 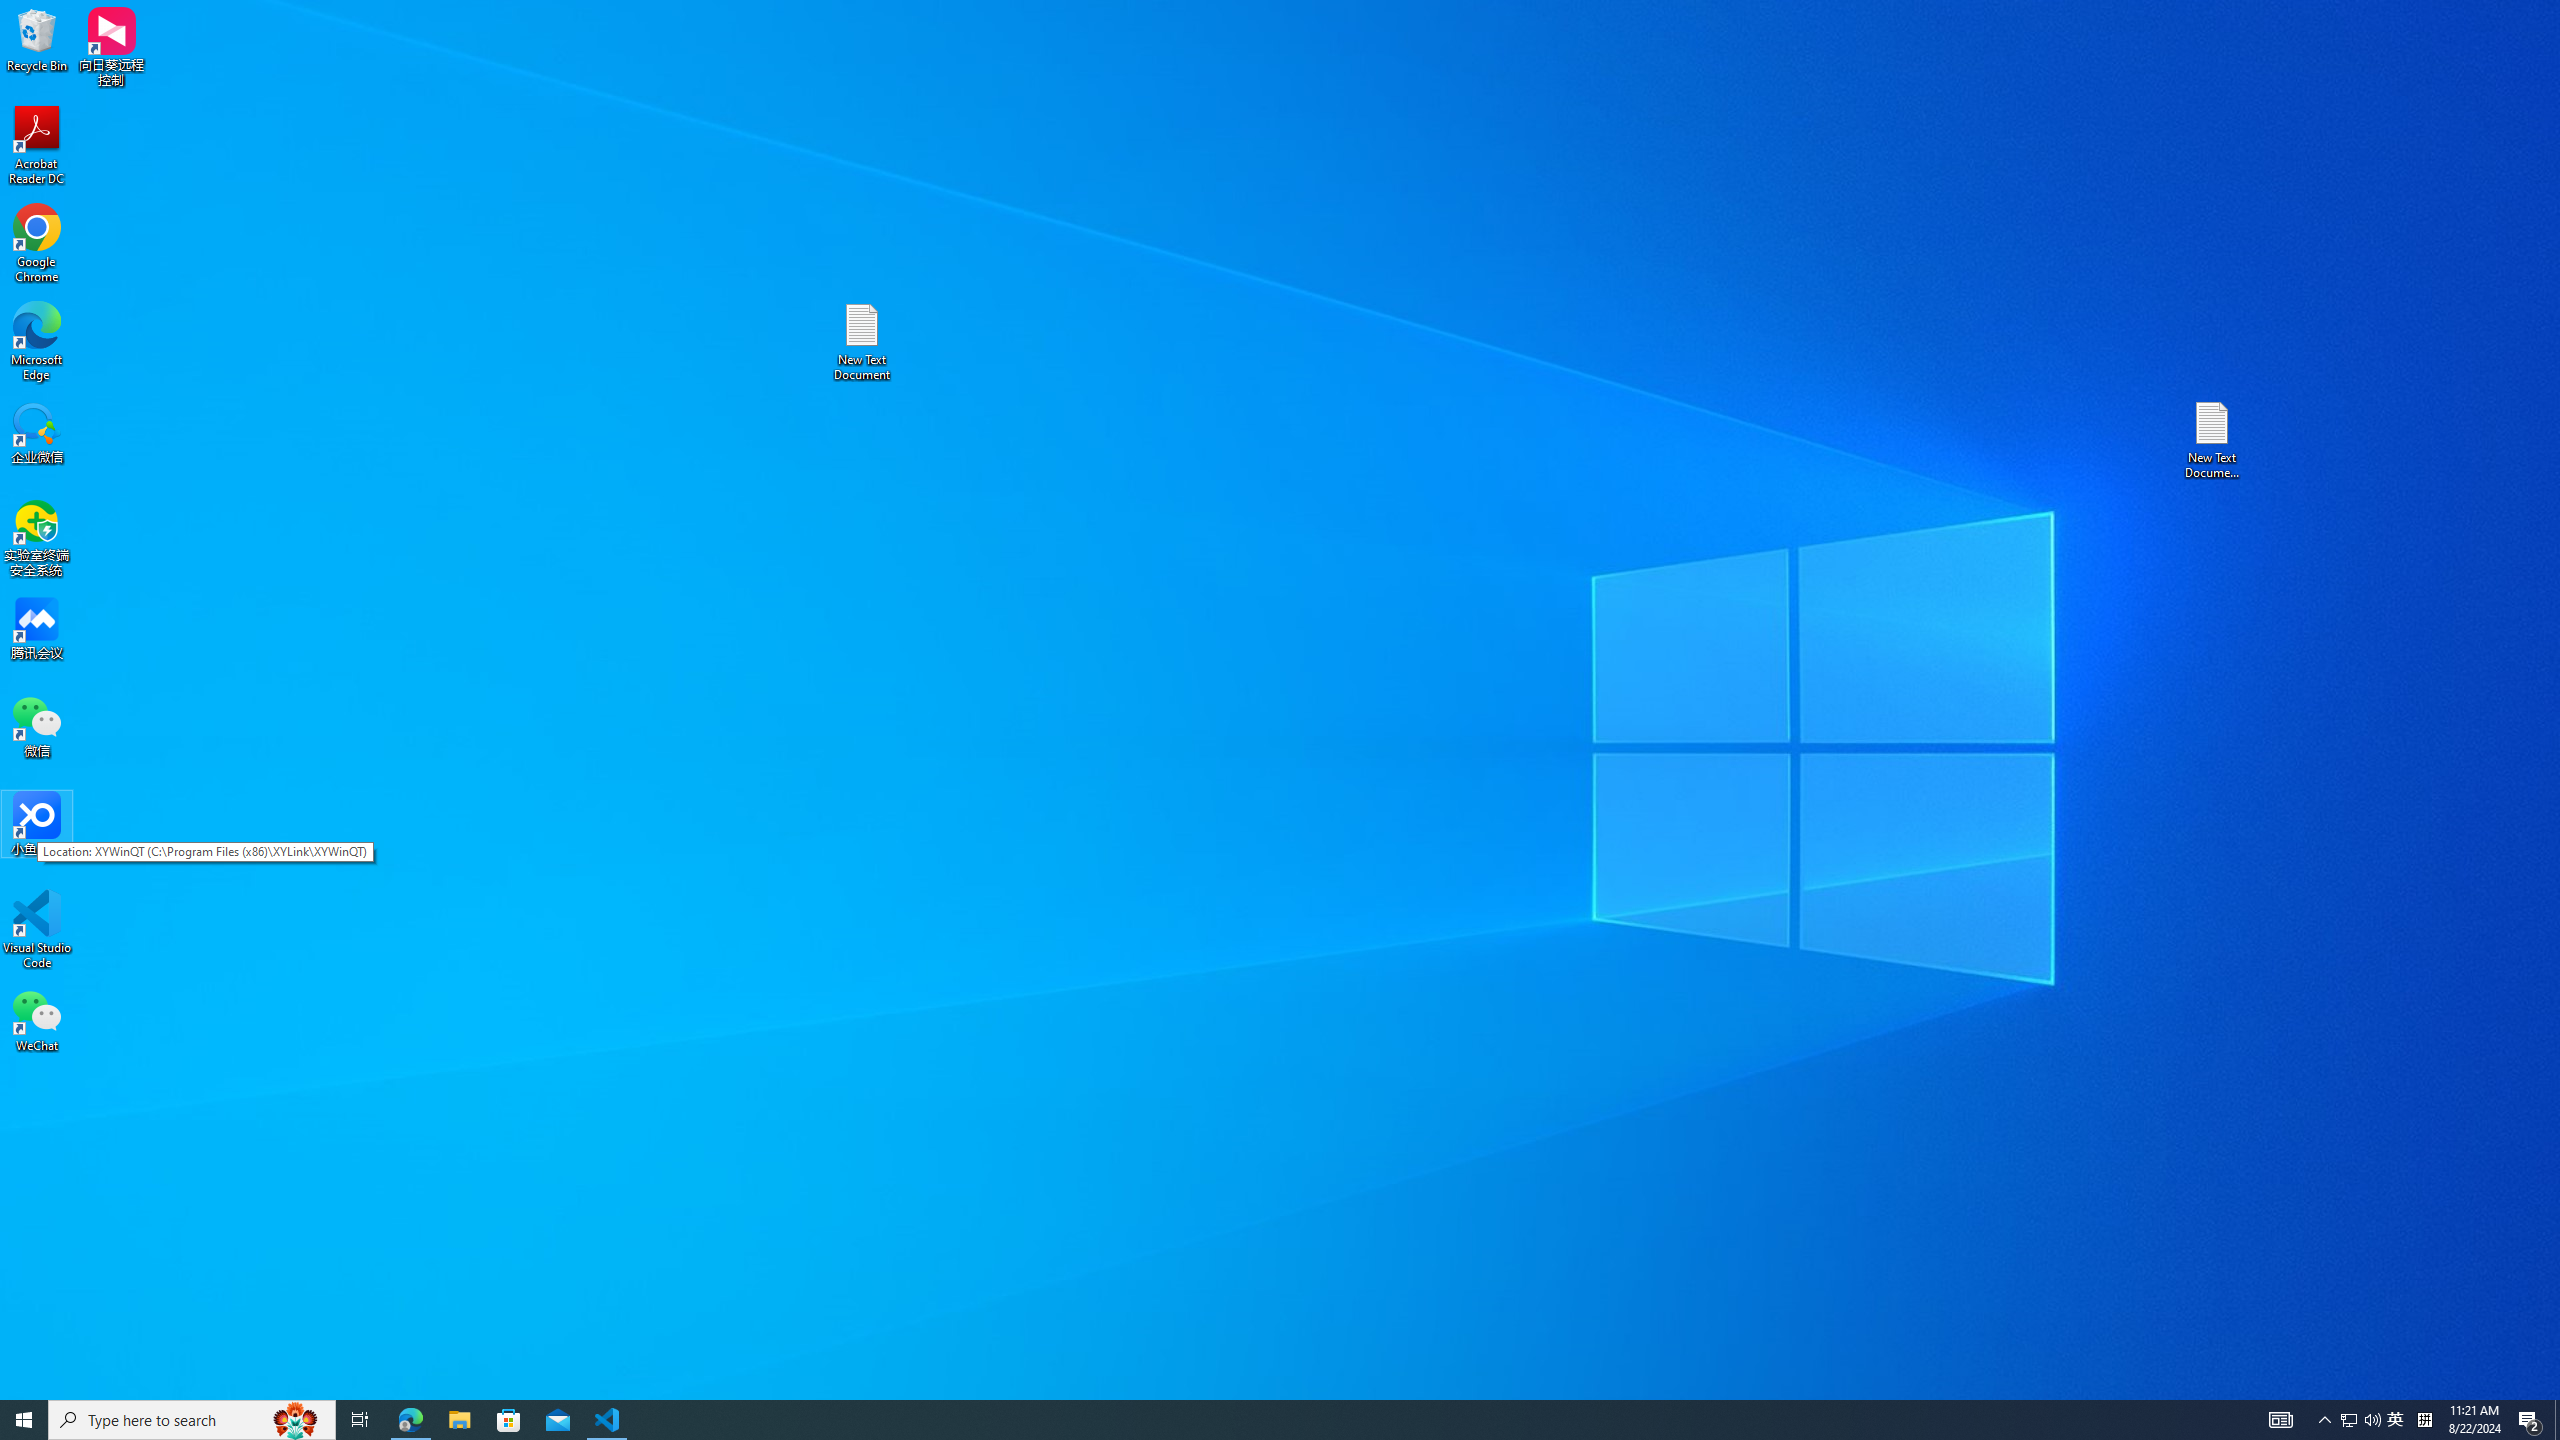 I want to click on 'Tray Input Indicator - Chinese (Simplified, China)', so click(x=2424, y=1418).